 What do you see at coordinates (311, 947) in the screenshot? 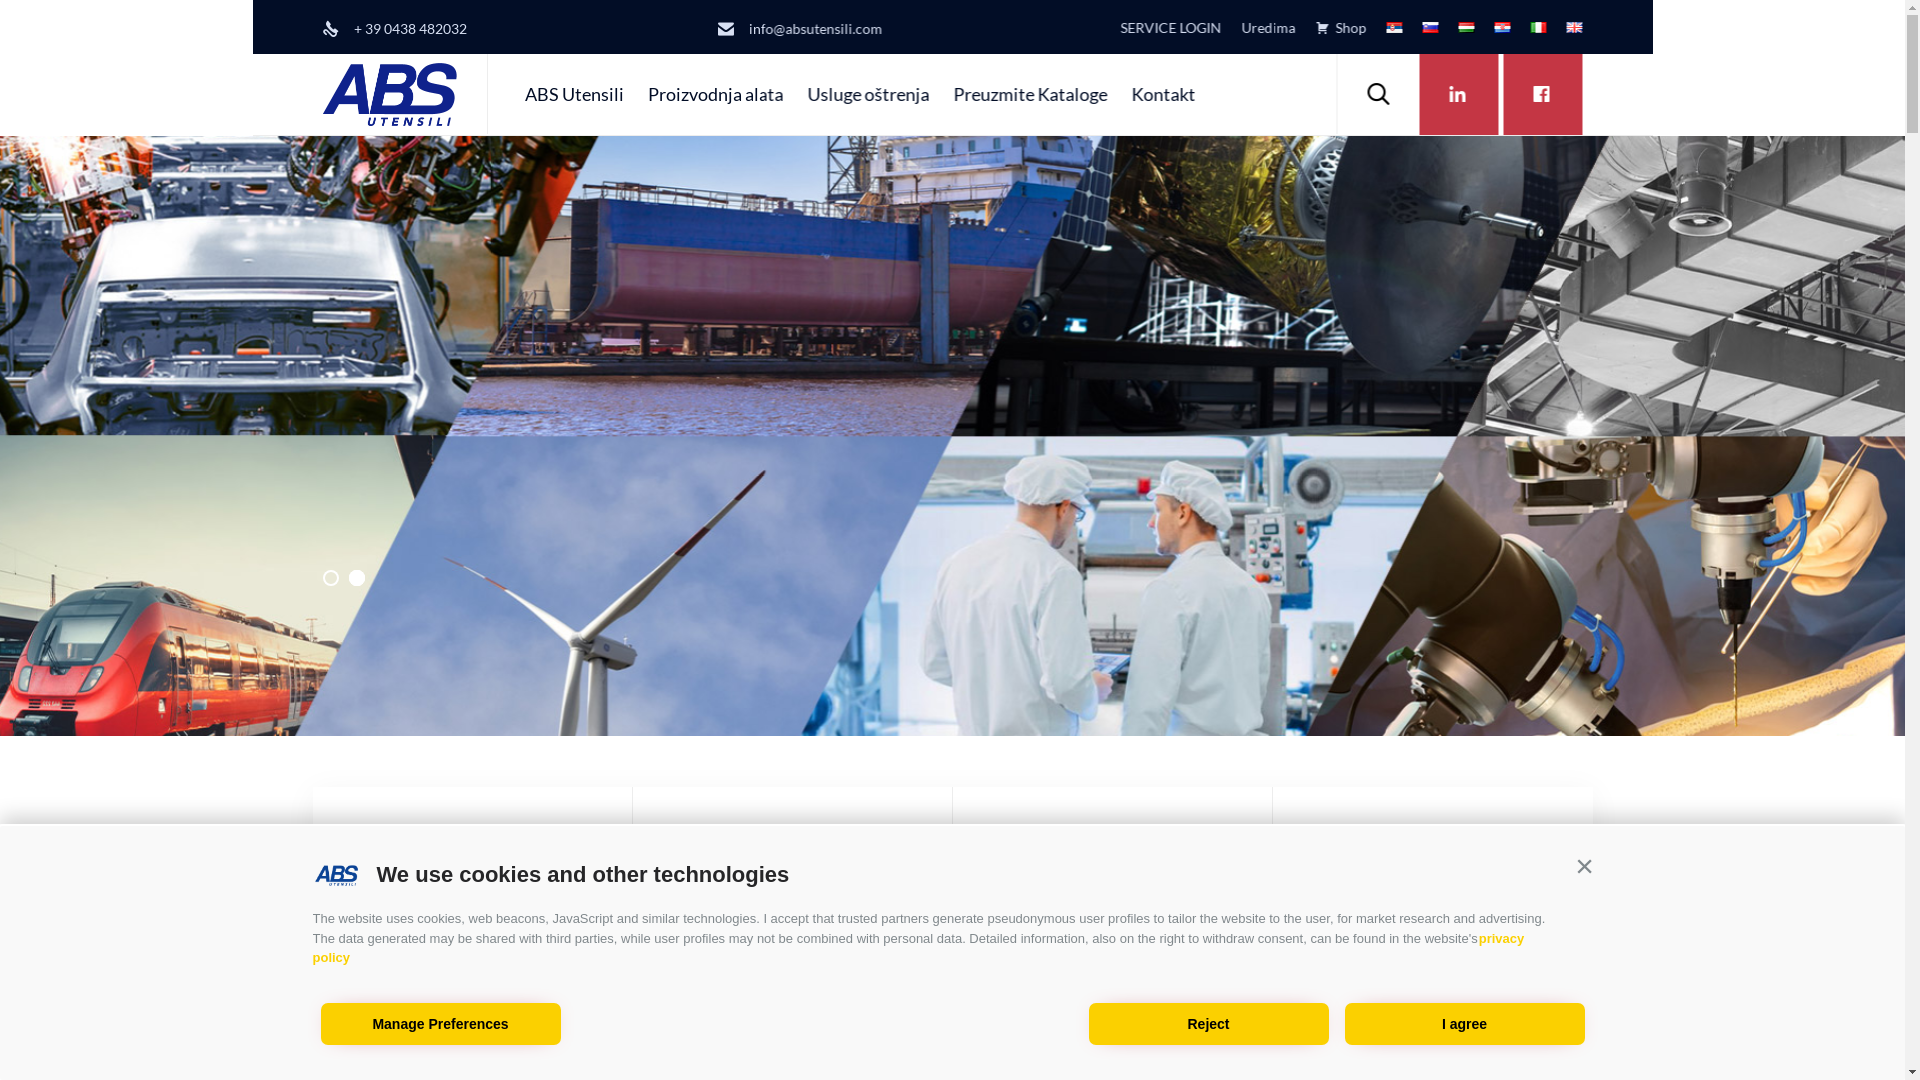
I see `'privacy policy'` at bounding box center [311, 947].